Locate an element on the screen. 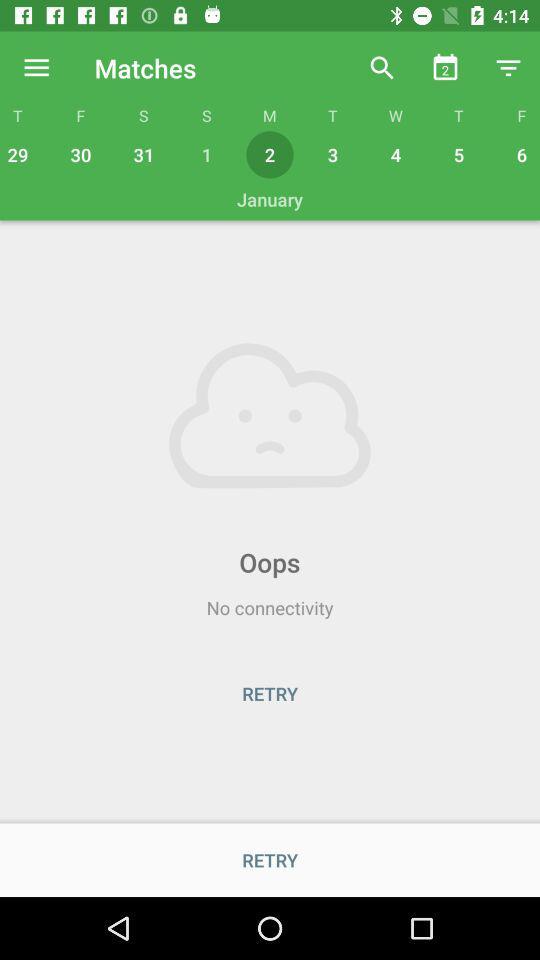 The height and width of the screenshot is (960, 540). the icon to the left of f item is located at coordinates (36, 68).